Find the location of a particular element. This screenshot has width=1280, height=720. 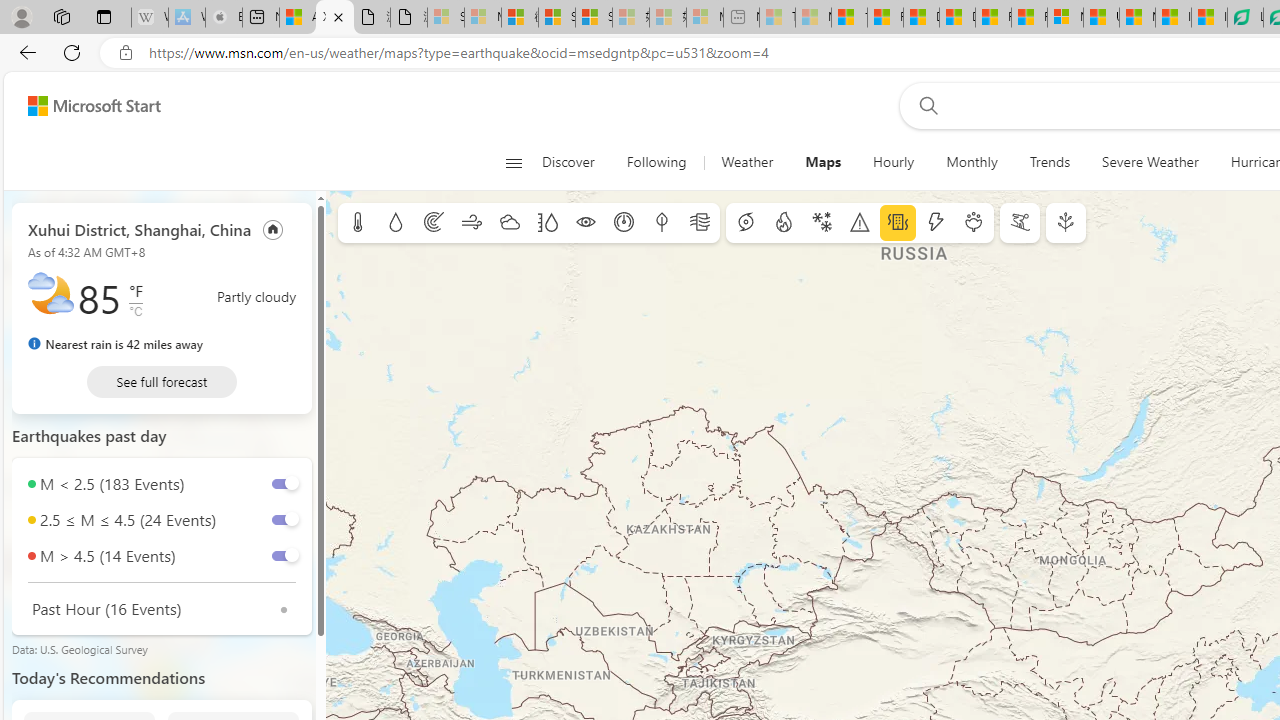

'Visibility' is located at coordinates (585, 223).